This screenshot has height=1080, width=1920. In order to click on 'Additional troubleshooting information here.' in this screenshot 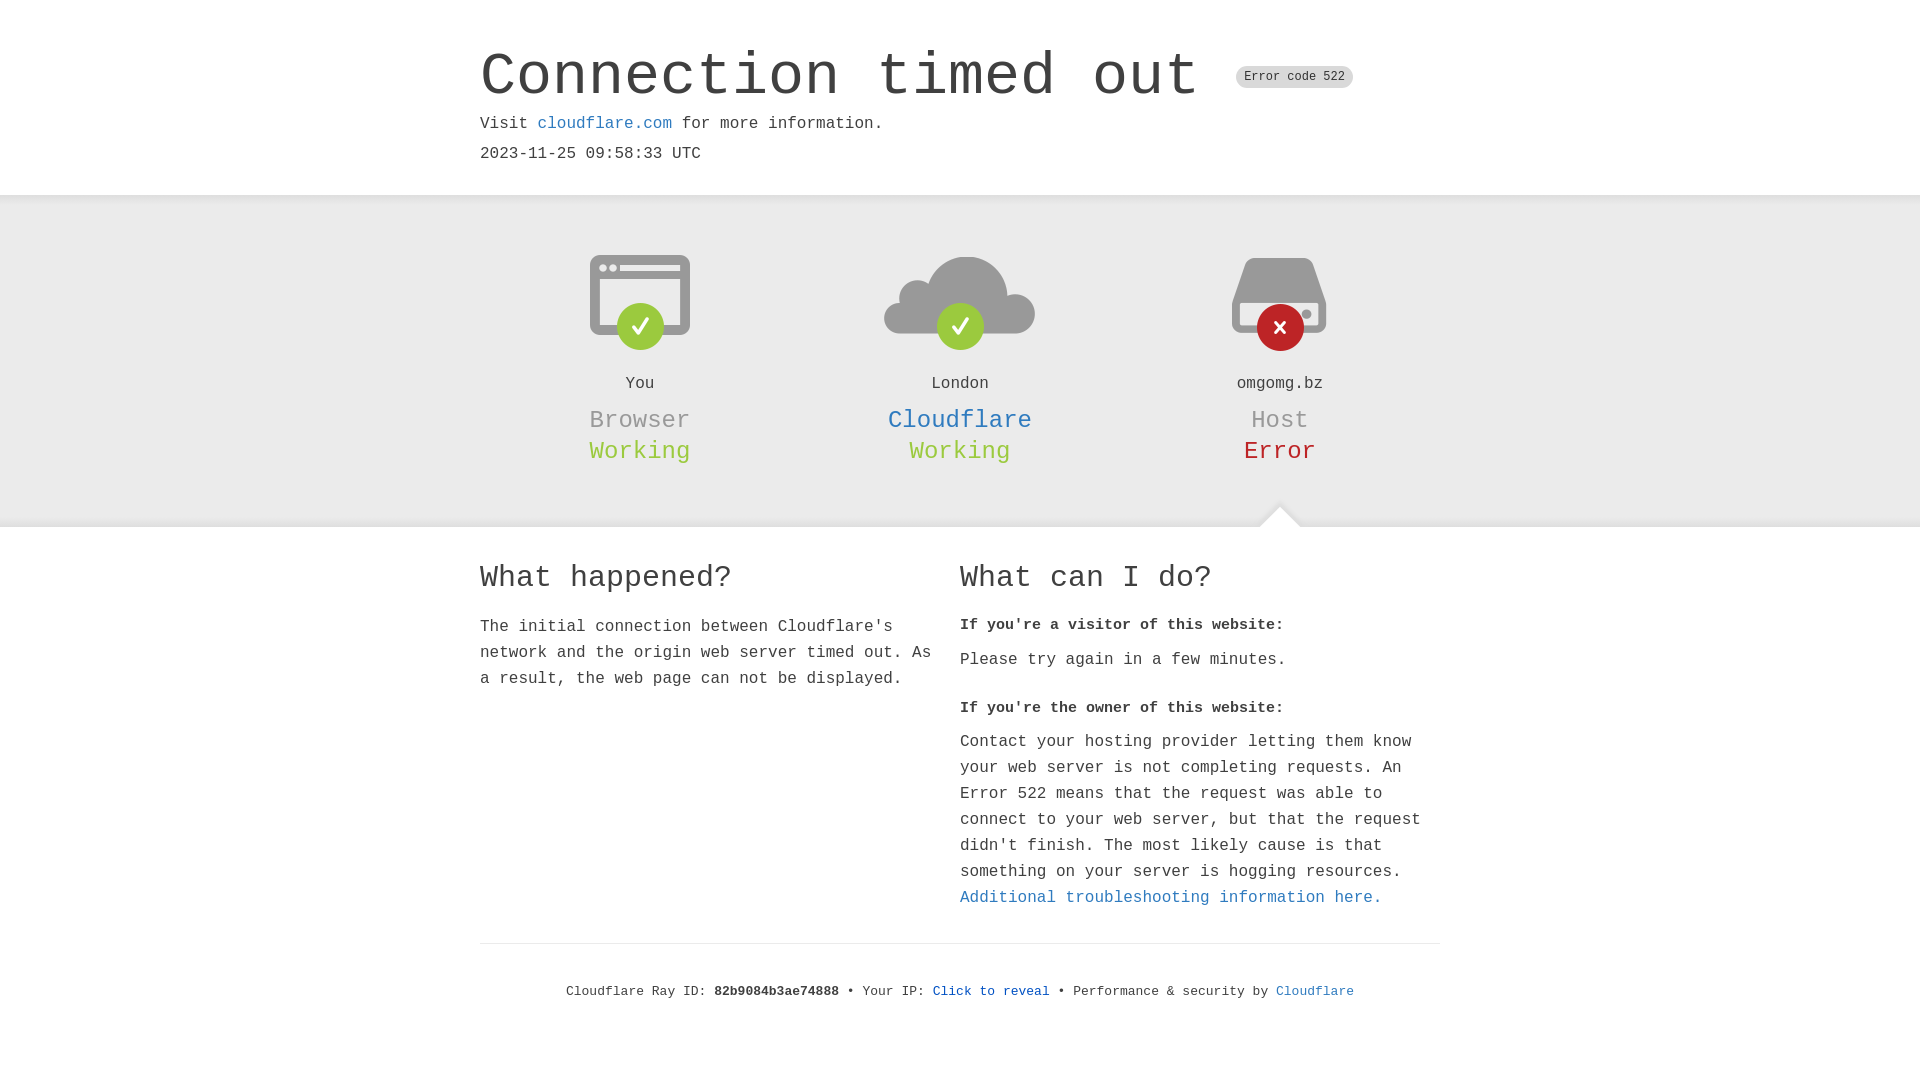, I will do `click(1171, 897)`.